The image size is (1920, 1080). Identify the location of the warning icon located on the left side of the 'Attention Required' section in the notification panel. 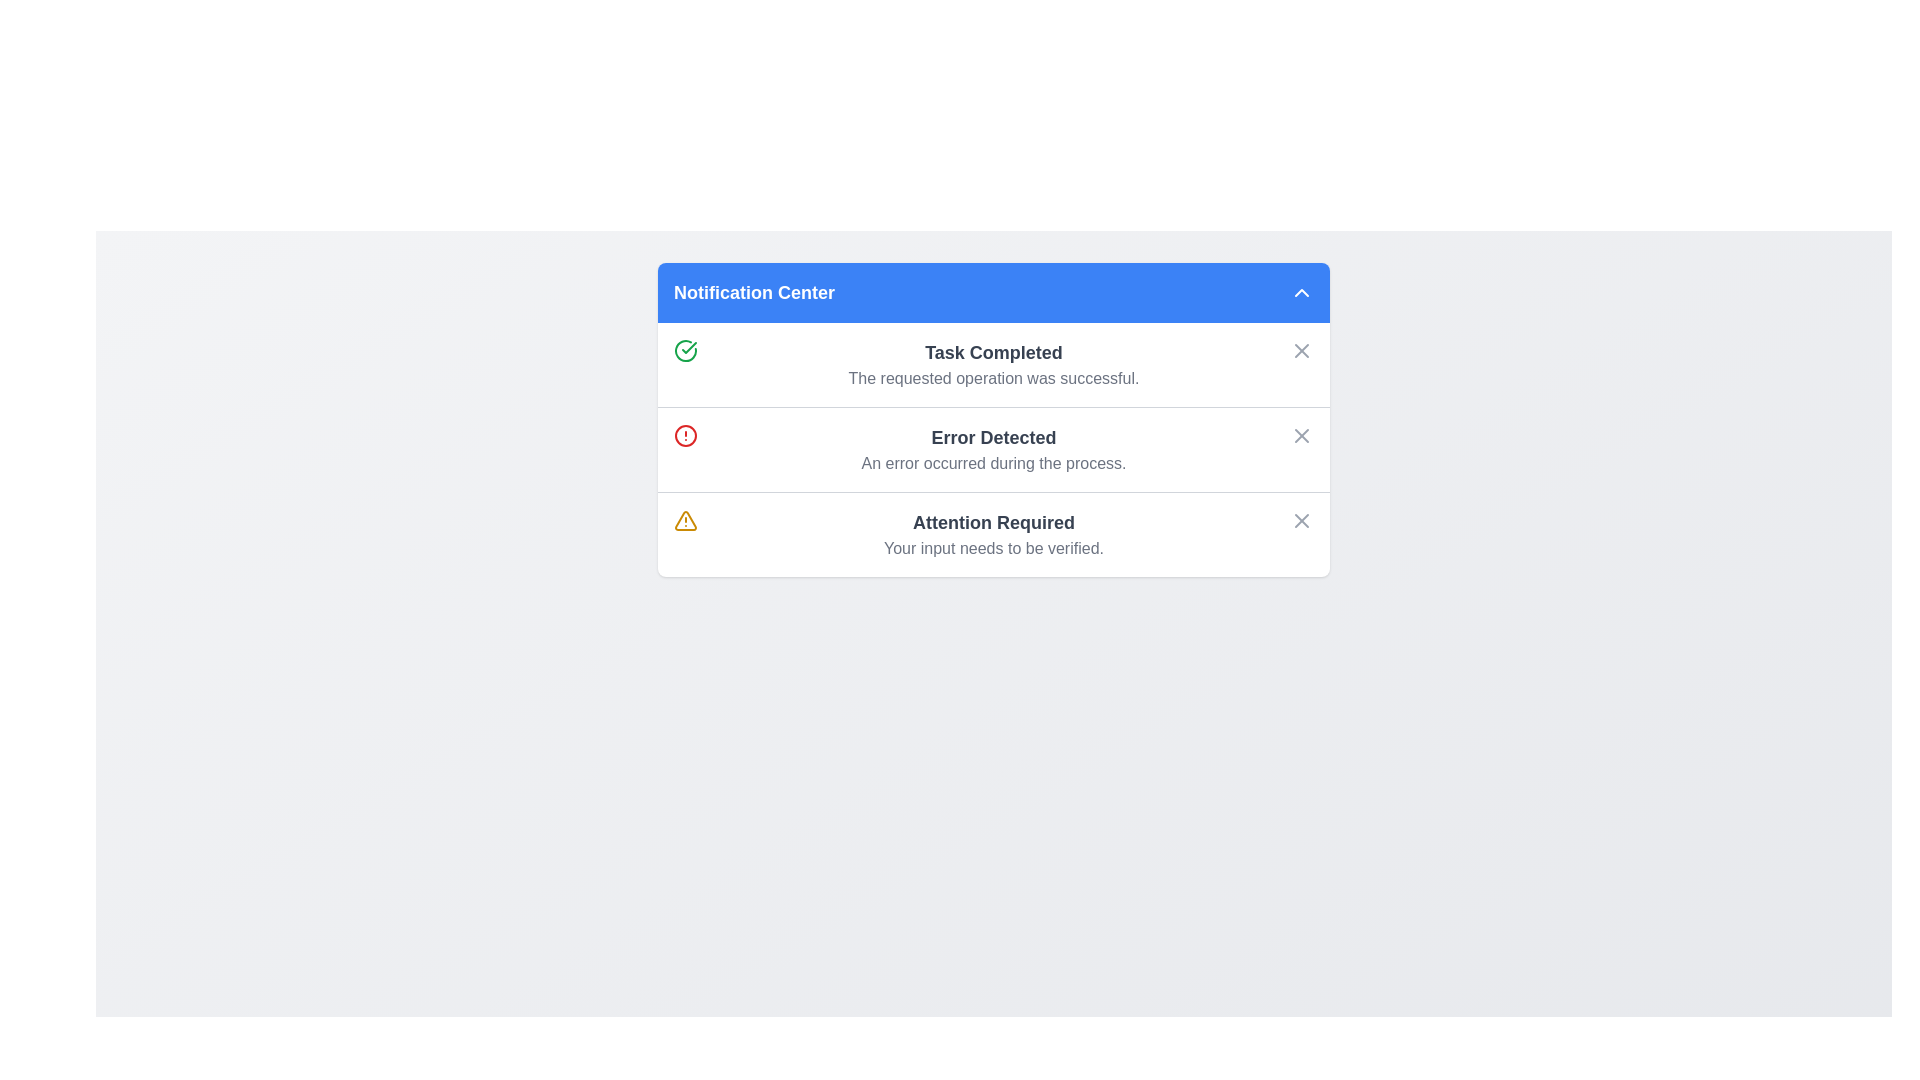
(686, 519).